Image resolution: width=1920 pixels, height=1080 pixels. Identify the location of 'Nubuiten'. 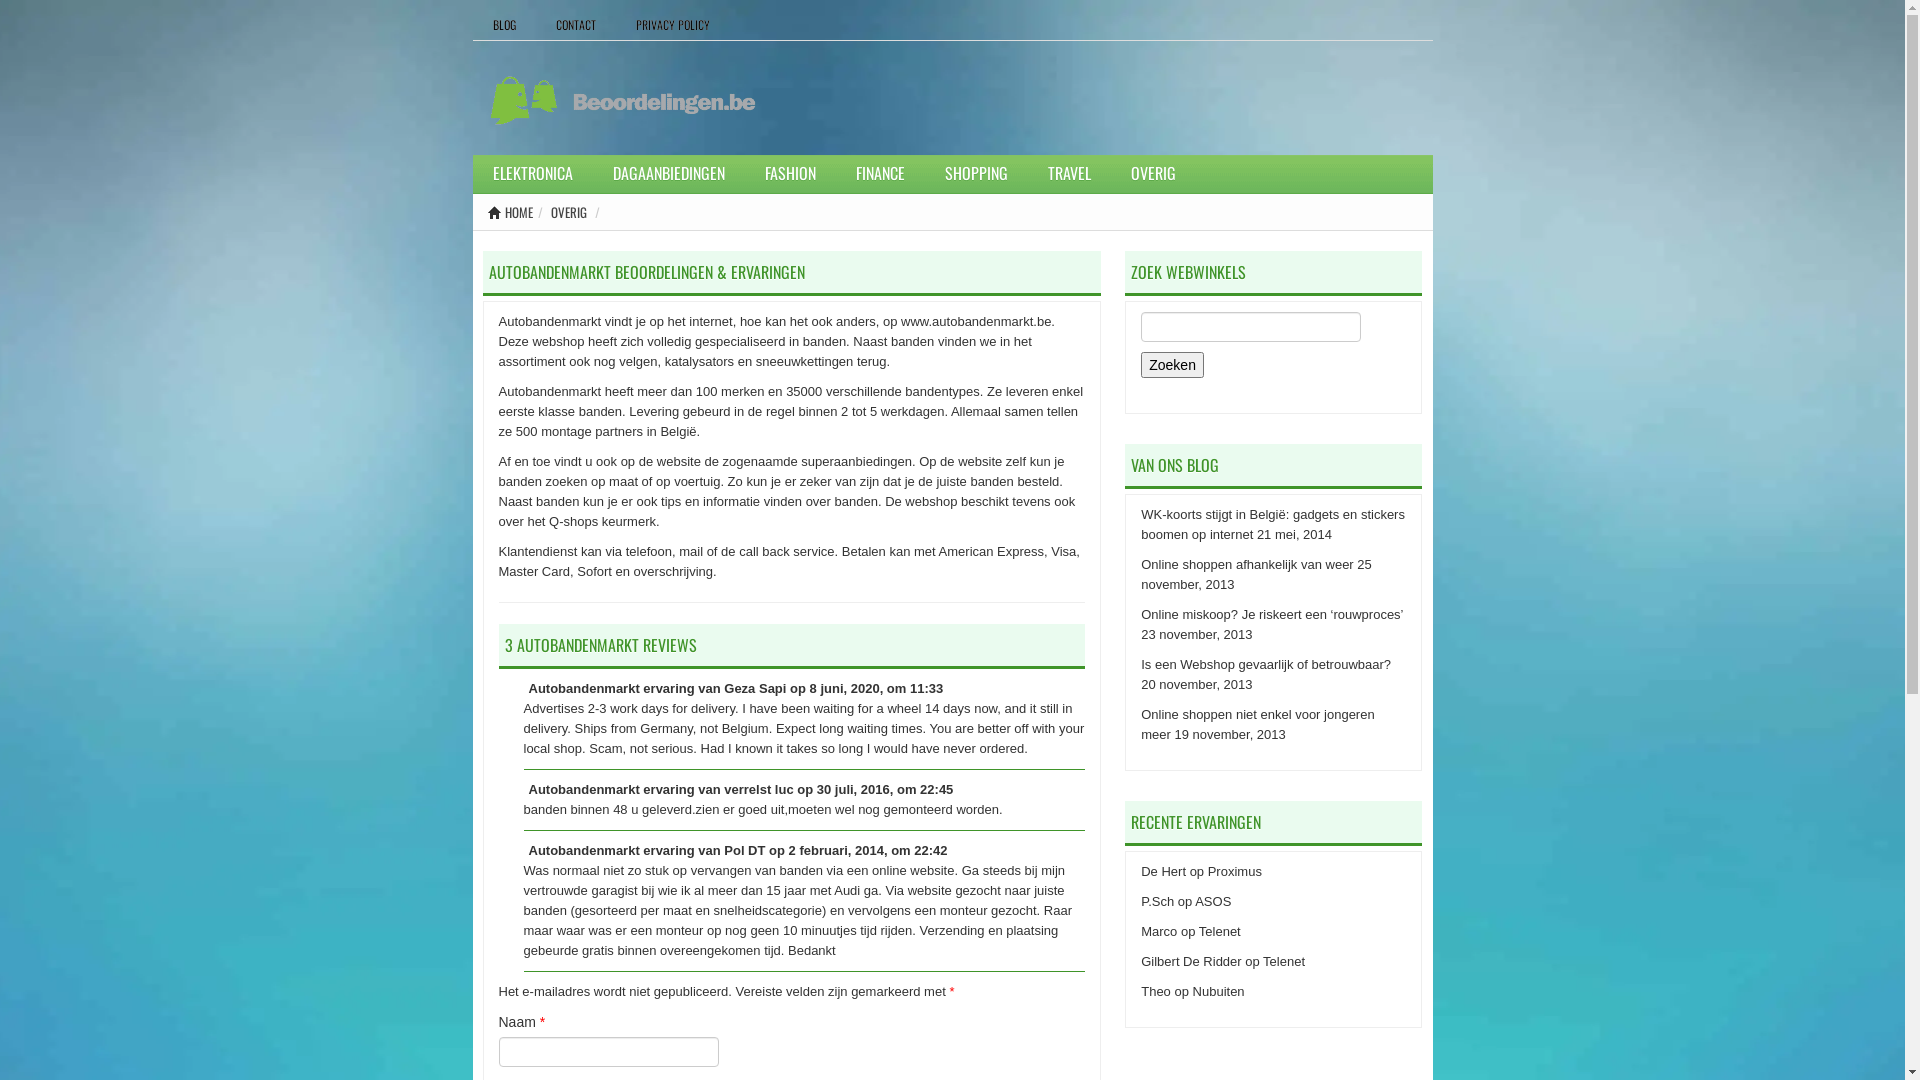
(1218, 991).